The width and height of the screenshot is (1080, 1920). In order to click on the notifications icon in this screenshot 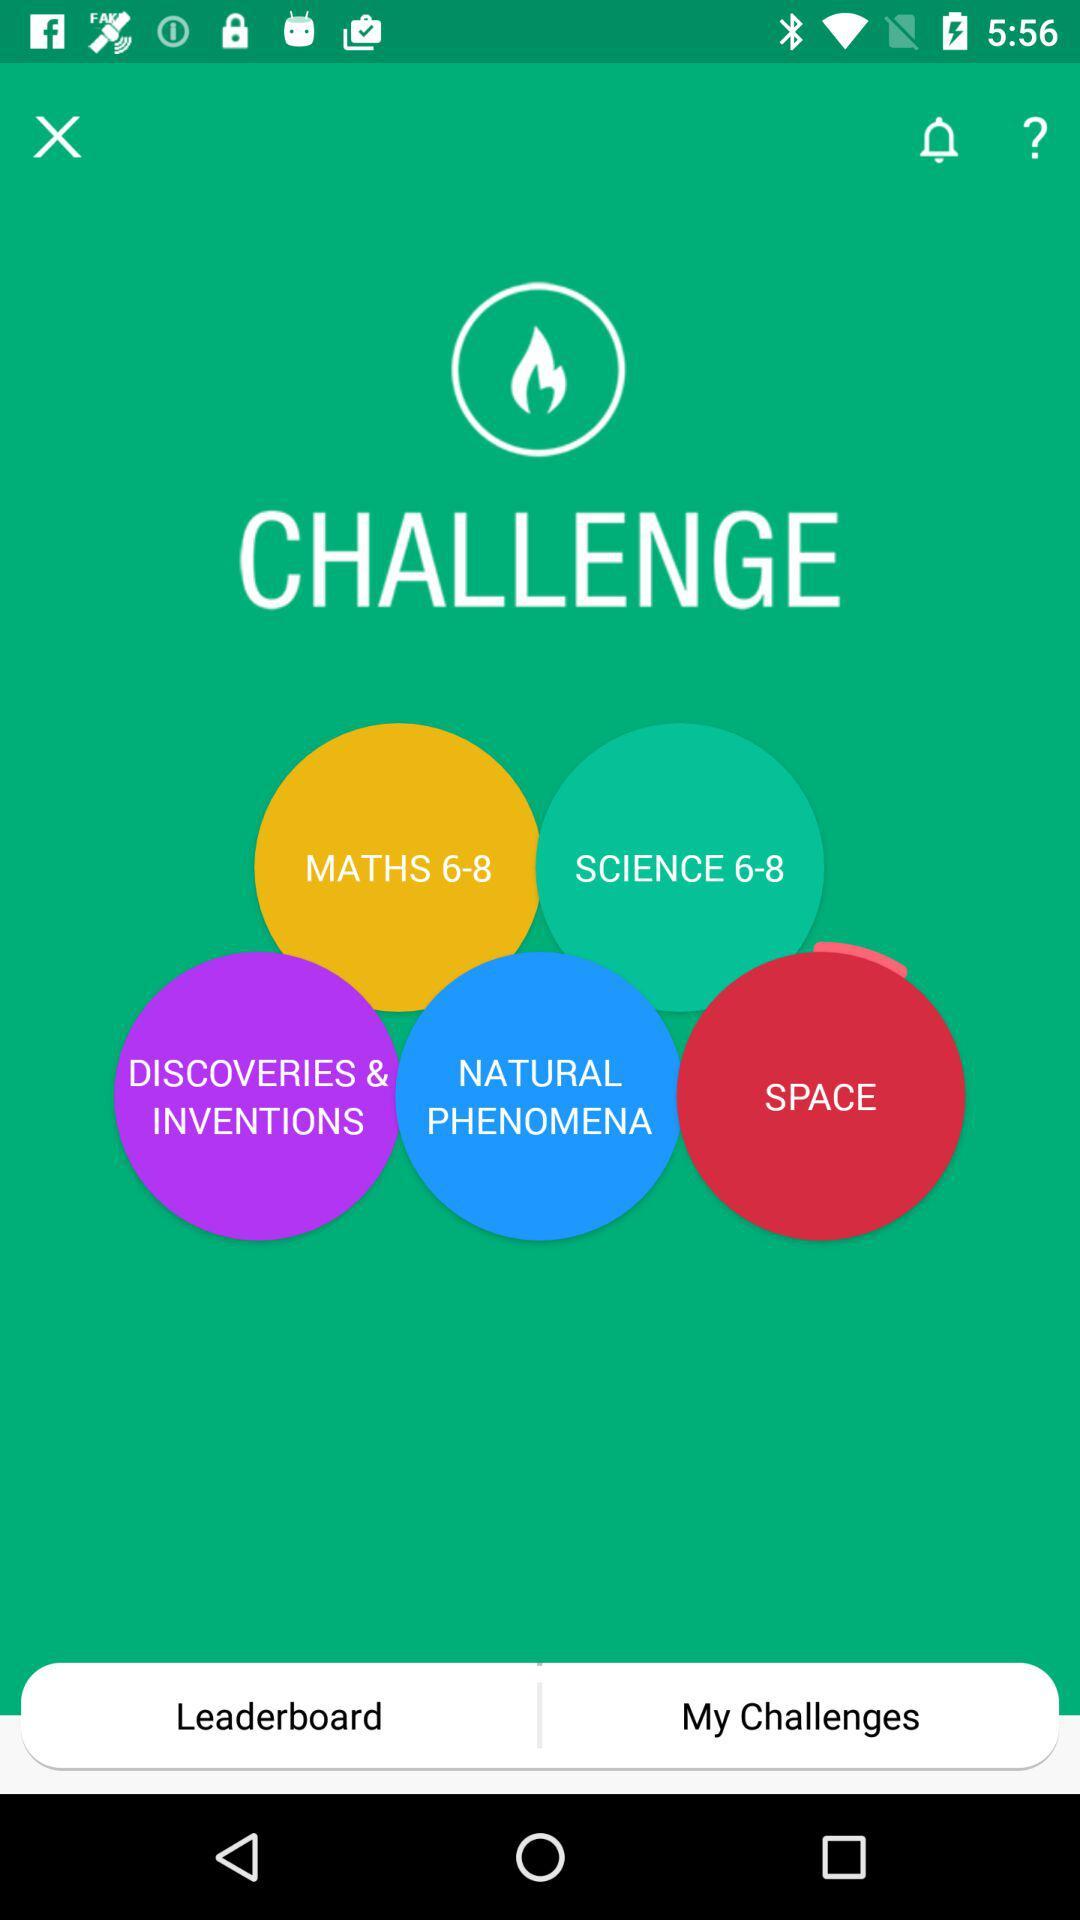, I will do `click(938, 138)`.